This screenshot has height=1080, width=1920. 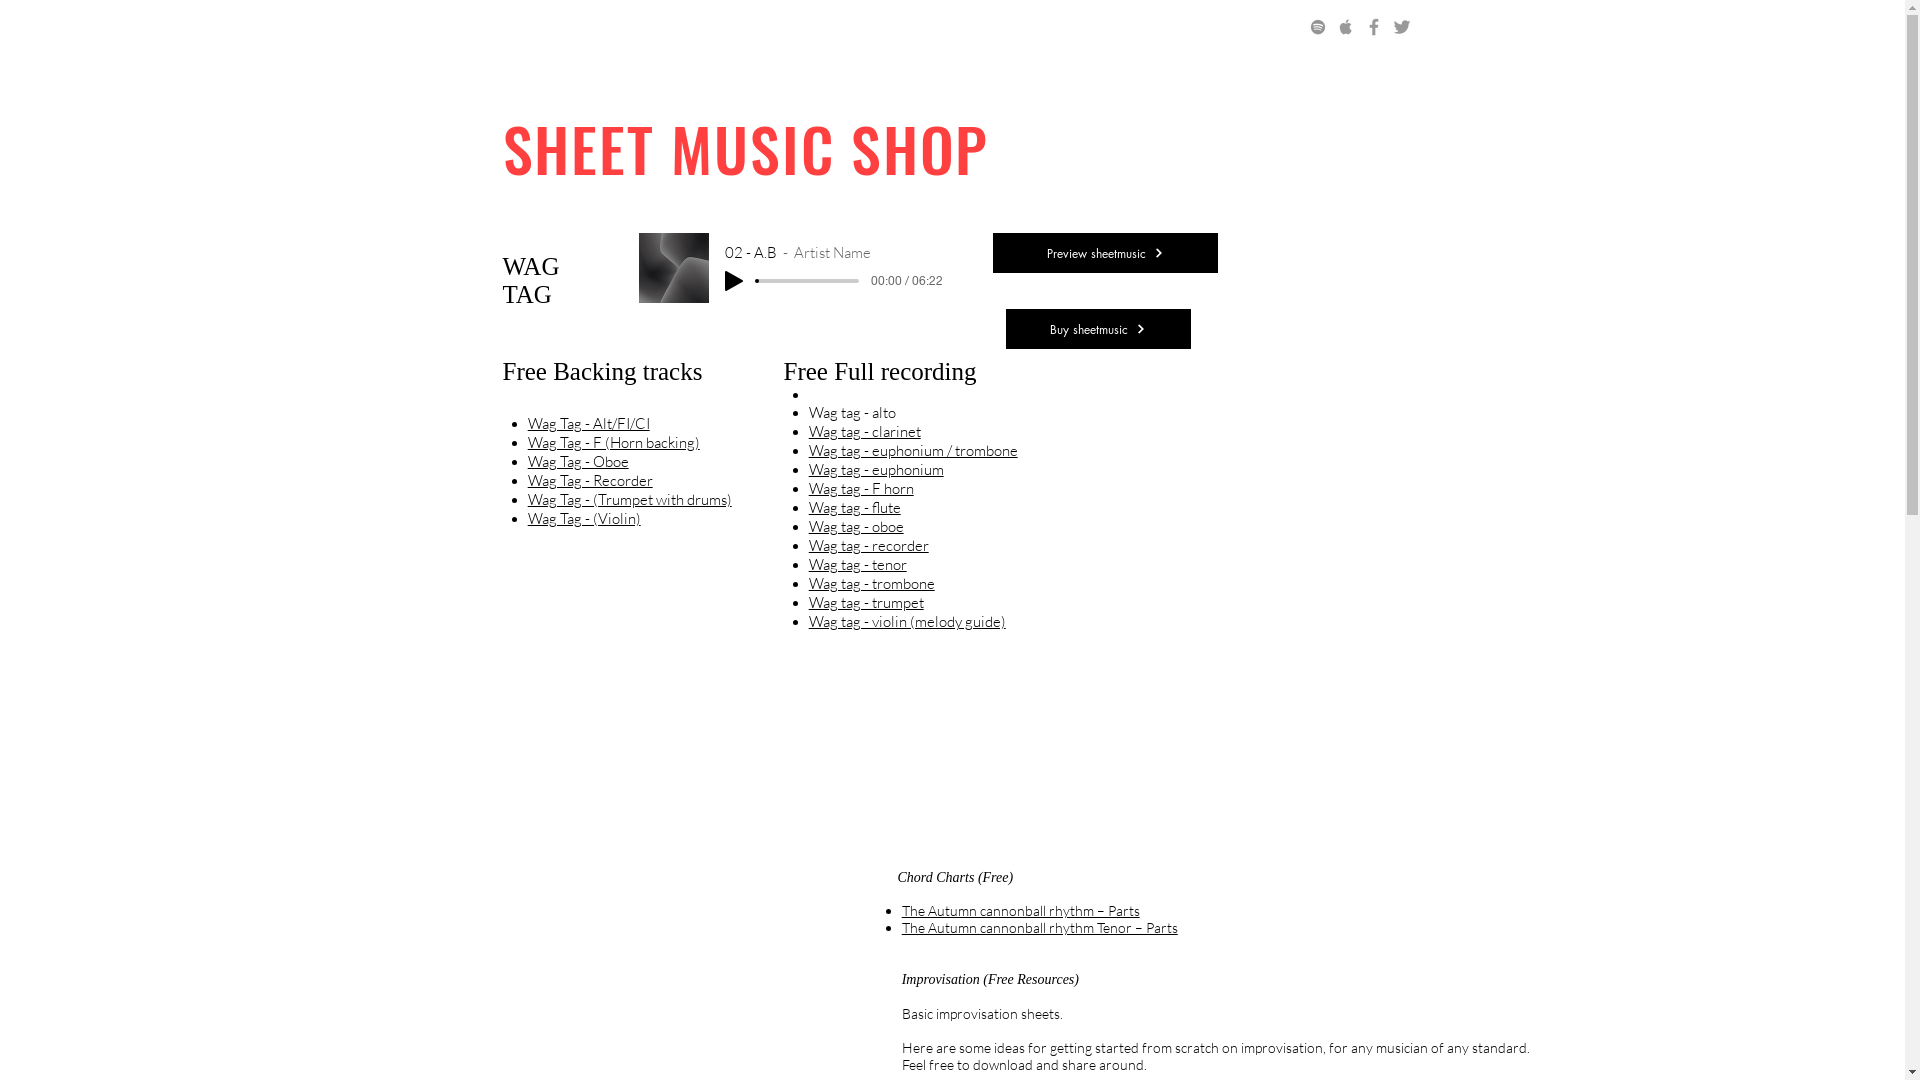 I want to click on 'Wag tag - flute', so click(x=854, y=506).